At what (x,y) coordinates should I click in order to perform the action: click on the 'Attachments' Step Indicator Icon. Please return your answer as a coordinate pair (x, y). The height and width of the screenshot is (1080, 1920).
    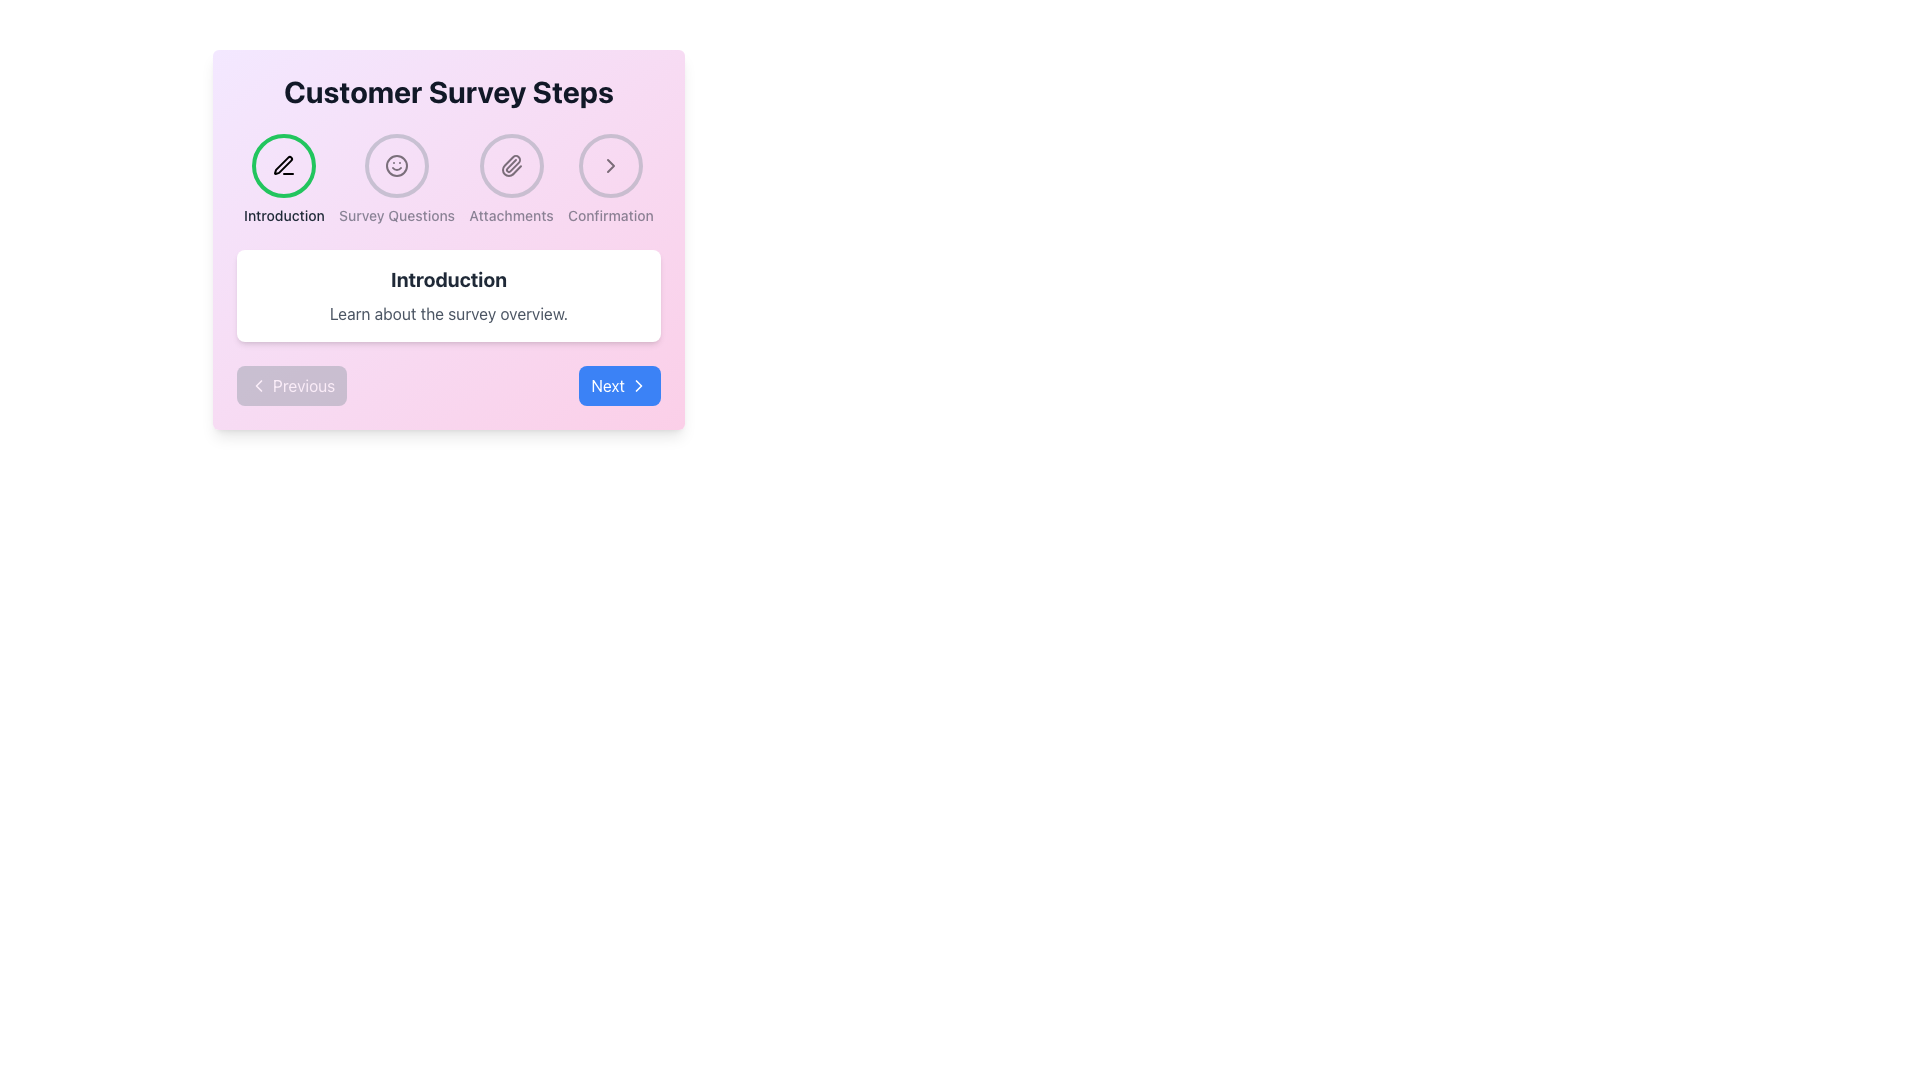
    Looking at the image, I should click on (511, 164).